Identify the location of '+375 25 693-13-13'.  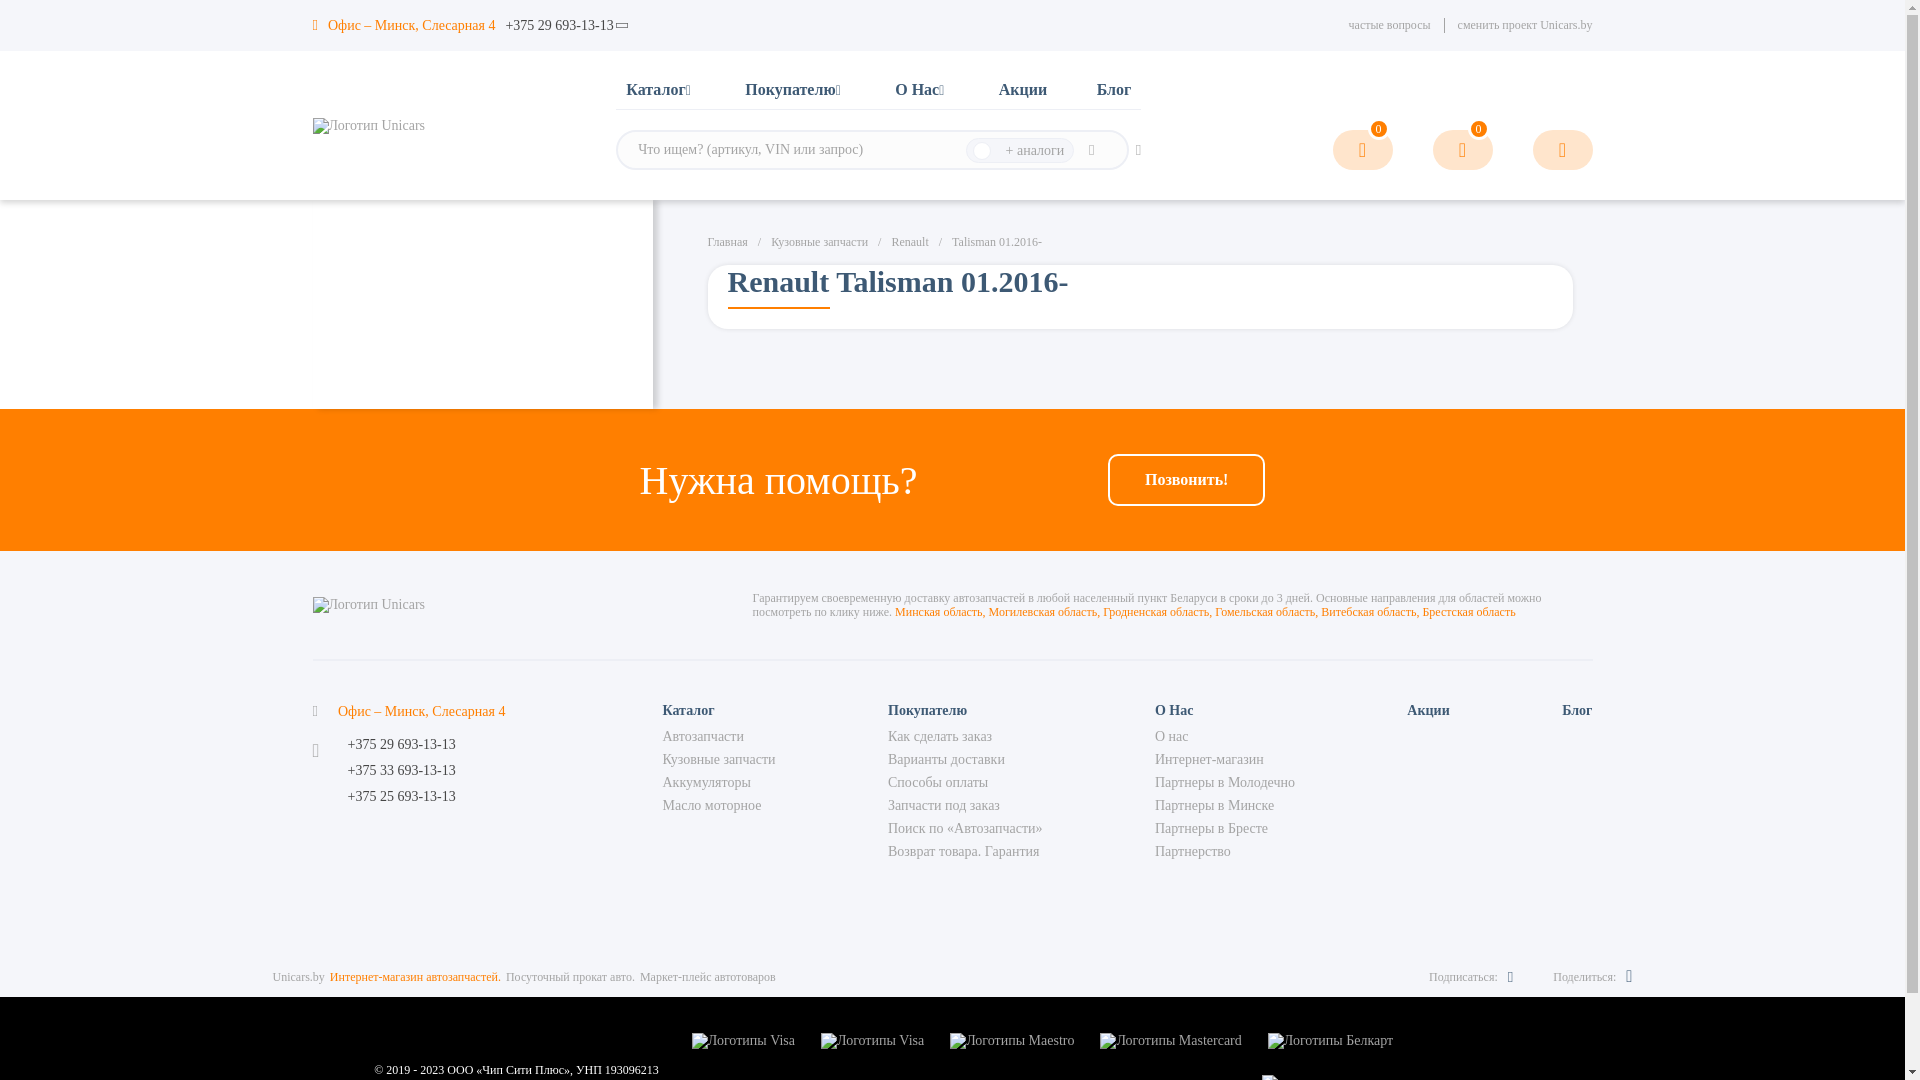
(401, 796).